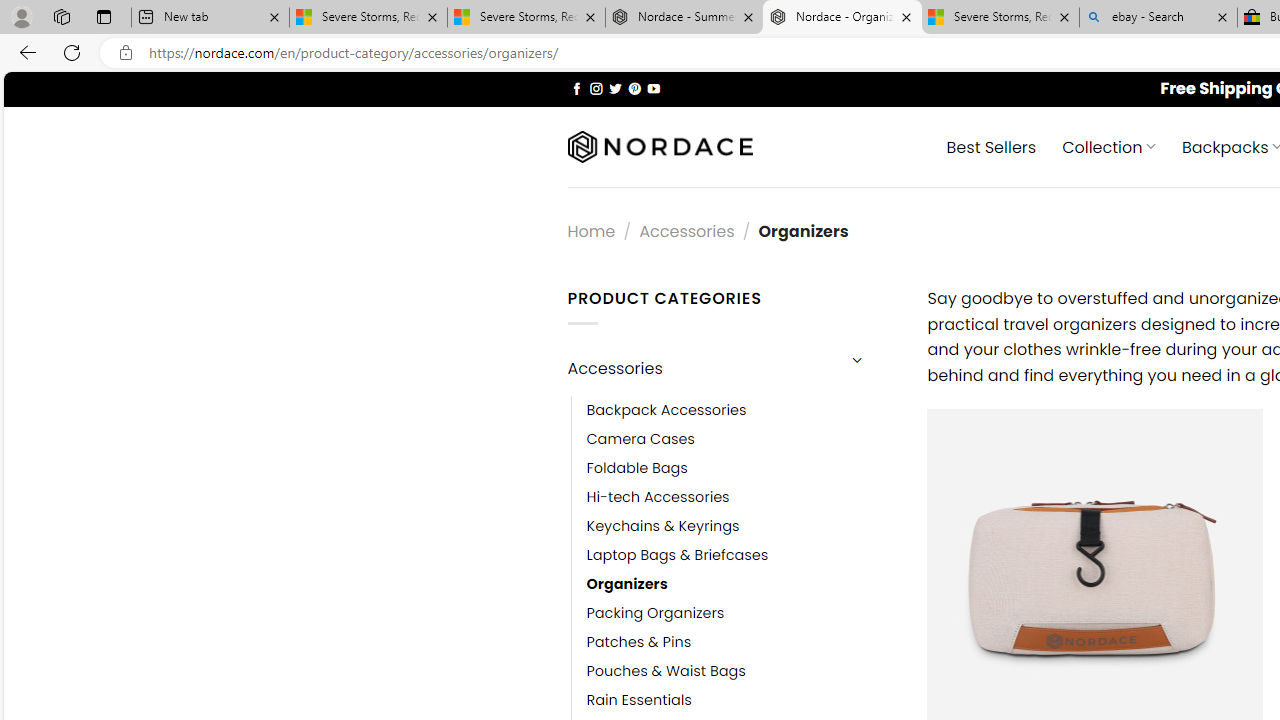 This screenshot has height=720, width=1280. I want to click on 'ebay - Search', so click(1158, 17).